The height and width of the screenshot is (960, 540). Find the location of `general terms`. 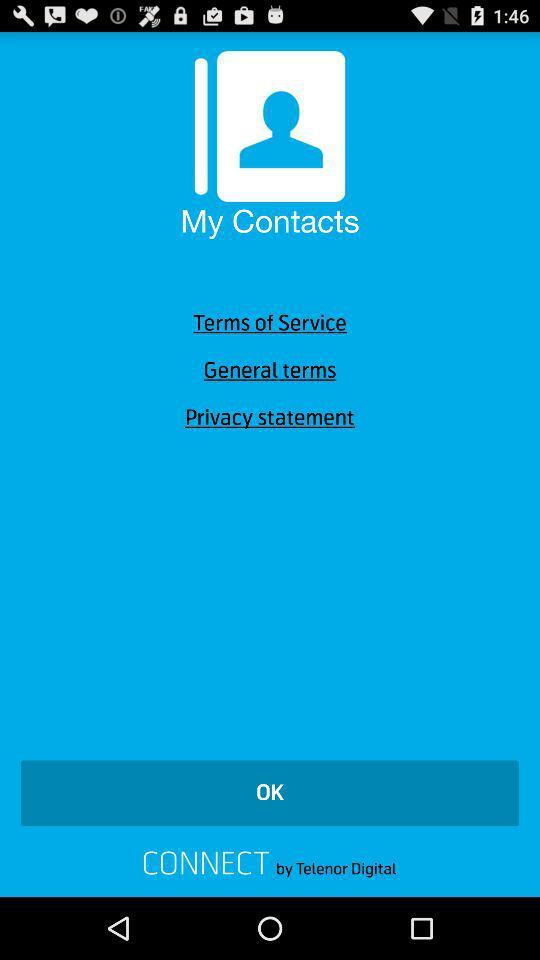

general terms is located at coordinates (270, 369).